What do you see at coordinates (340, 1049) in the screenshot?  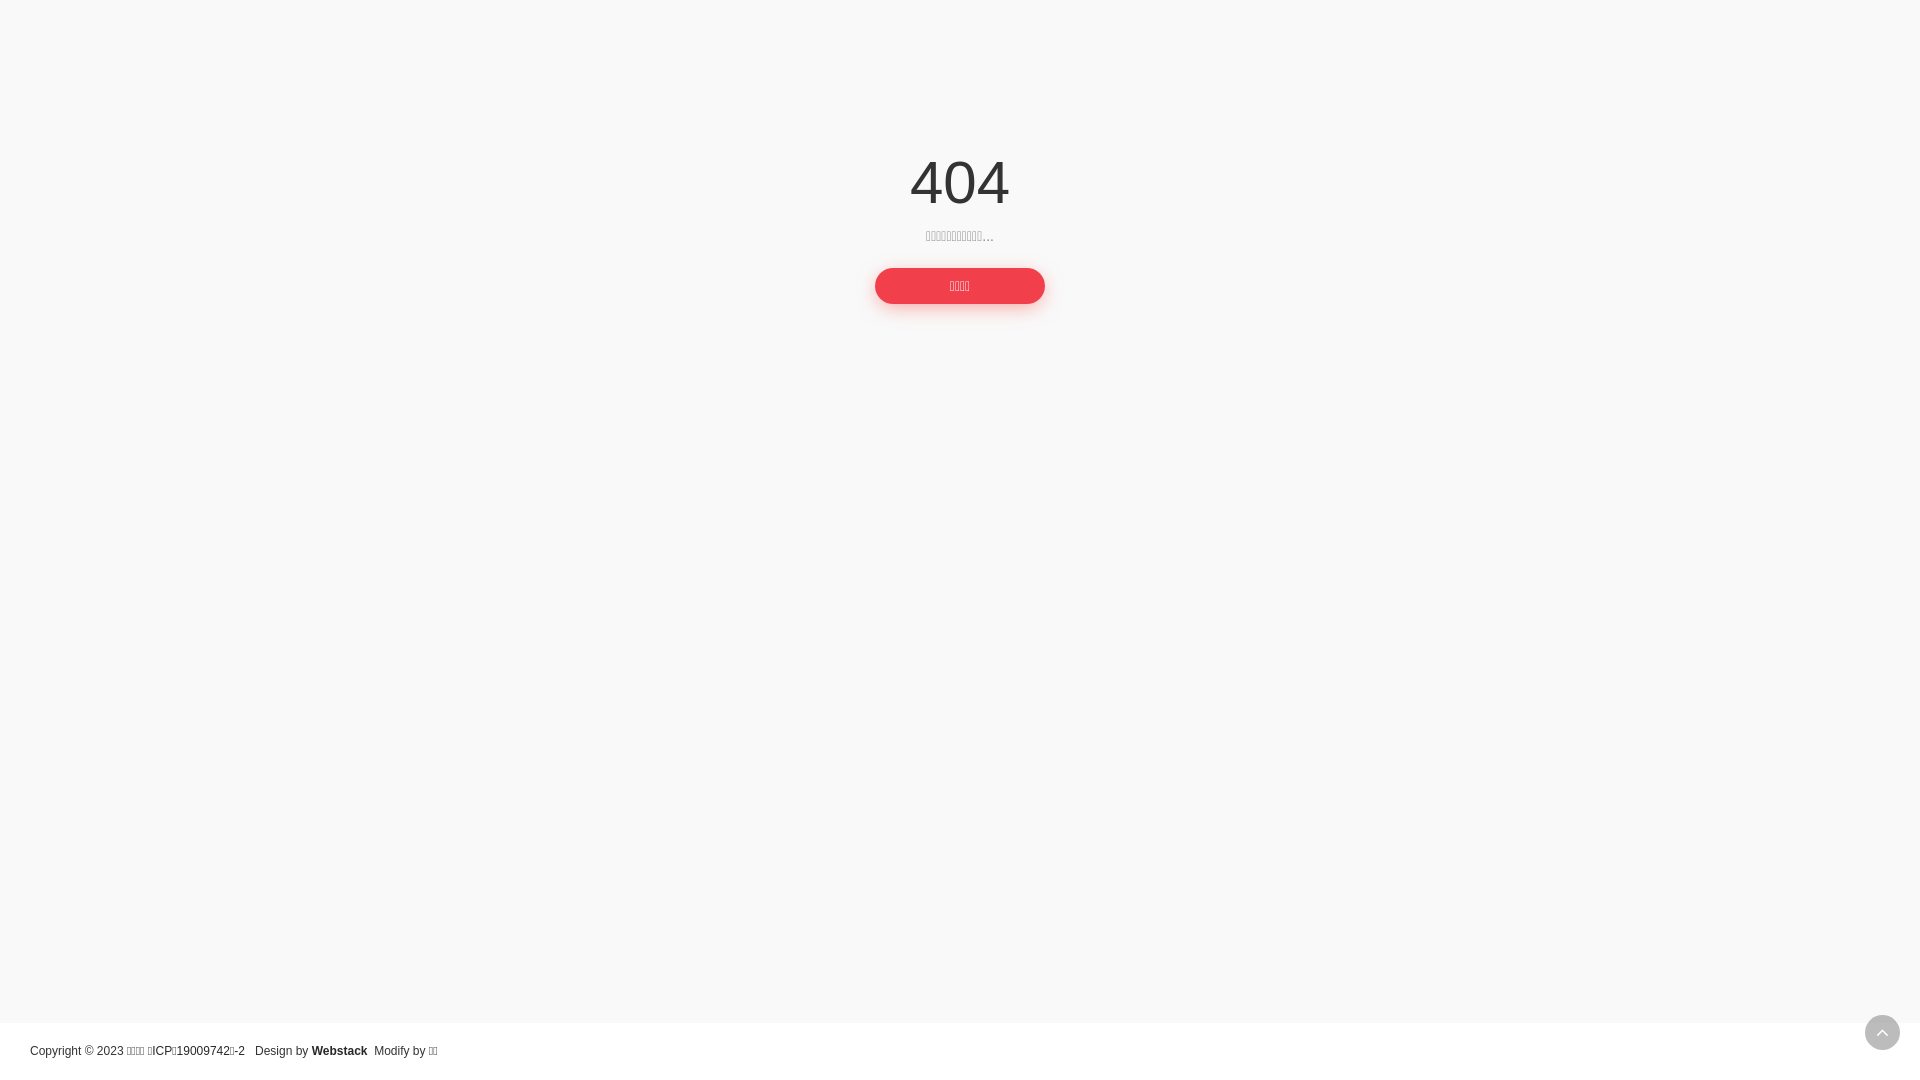 I see `'Webstack'` at bounding box center [340, 1049].